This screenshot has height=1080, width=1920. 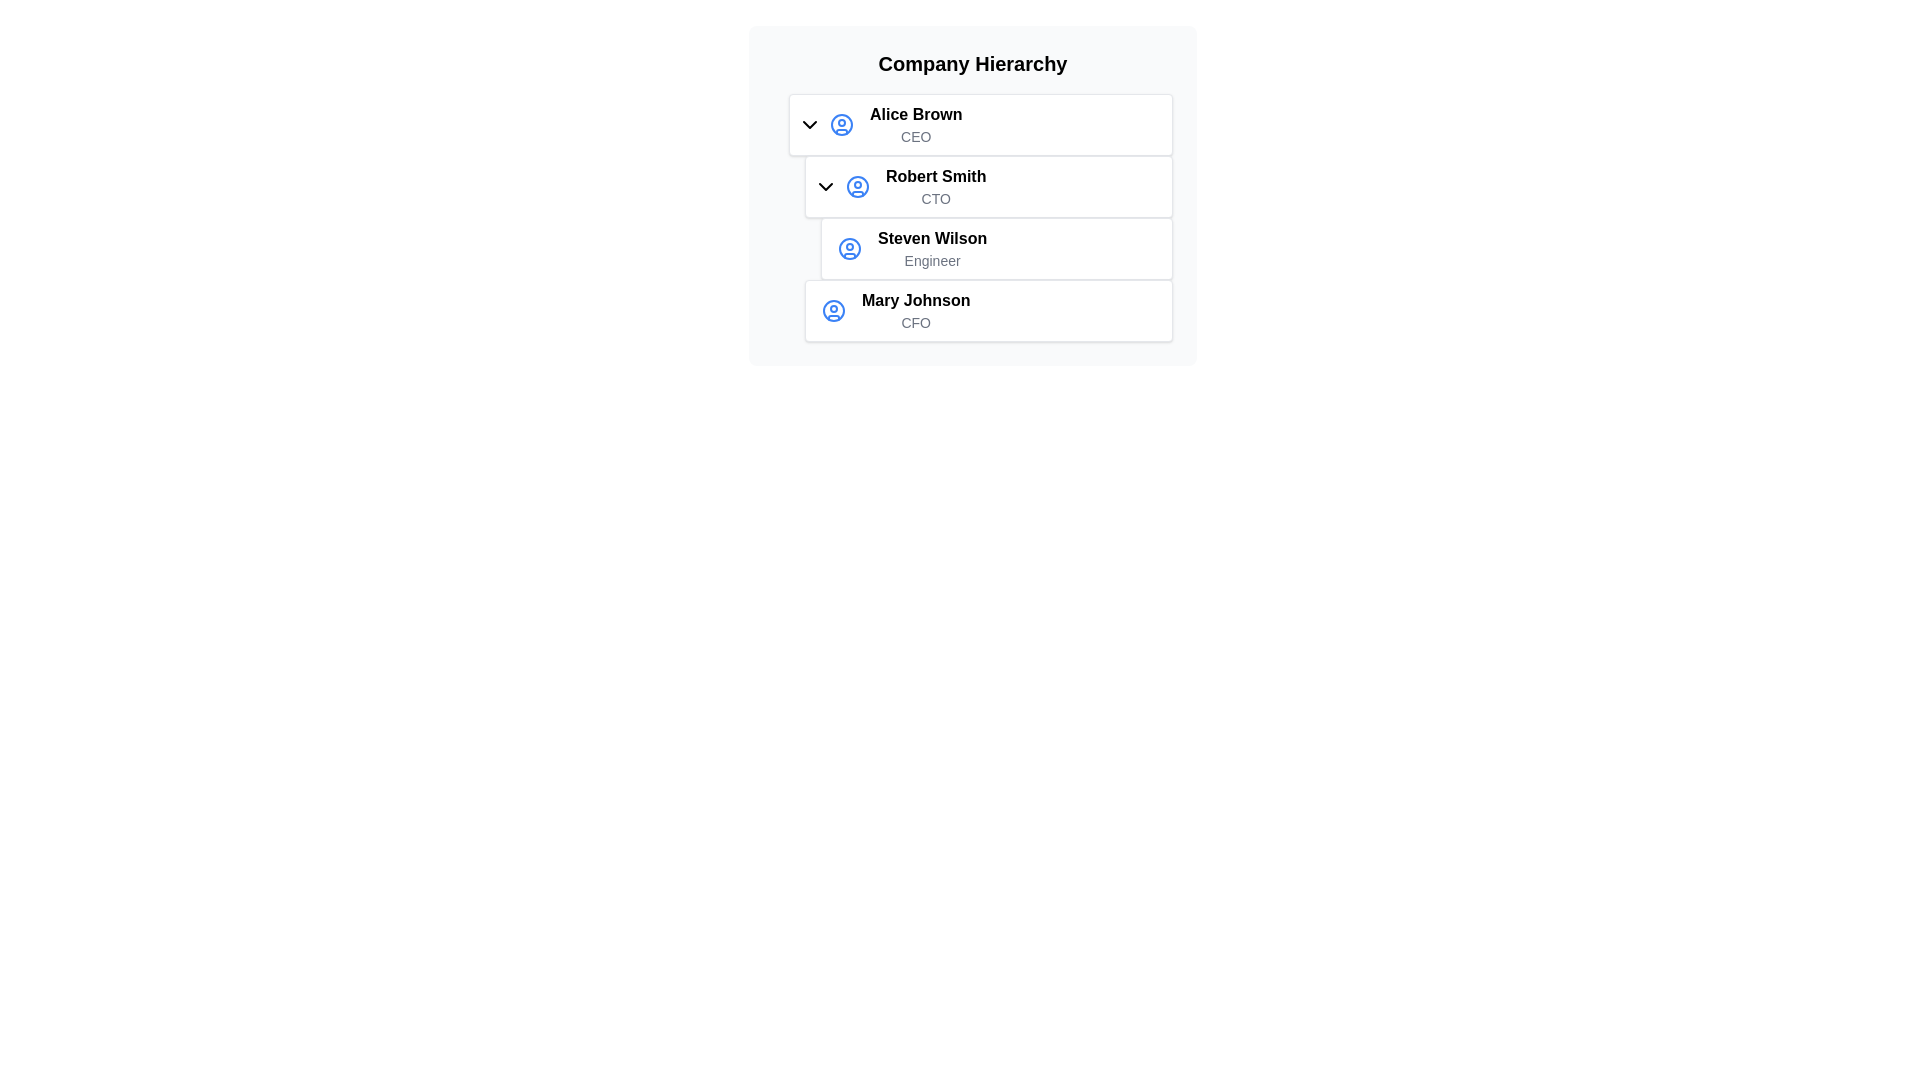 What do you see at coordinates (915, 300) in the screenshot?
I see `text label displaying 'Mary Johnson' in bold font style, located under the 'Company Hierarchy' heading, which is the first line of the entry 'Mary Johnson CFO'` at bounding box center [915, 300].